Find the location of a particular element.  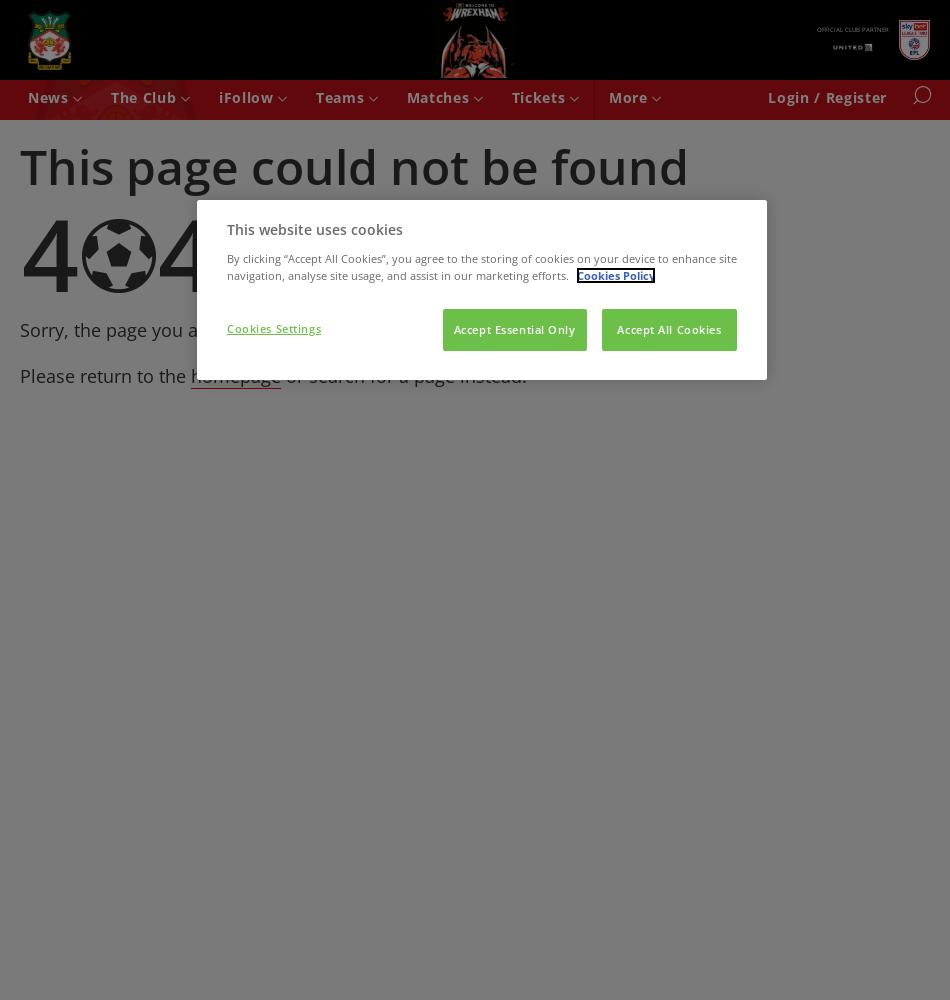

'or search for a page instead.' is located at coordinates (403, 375).